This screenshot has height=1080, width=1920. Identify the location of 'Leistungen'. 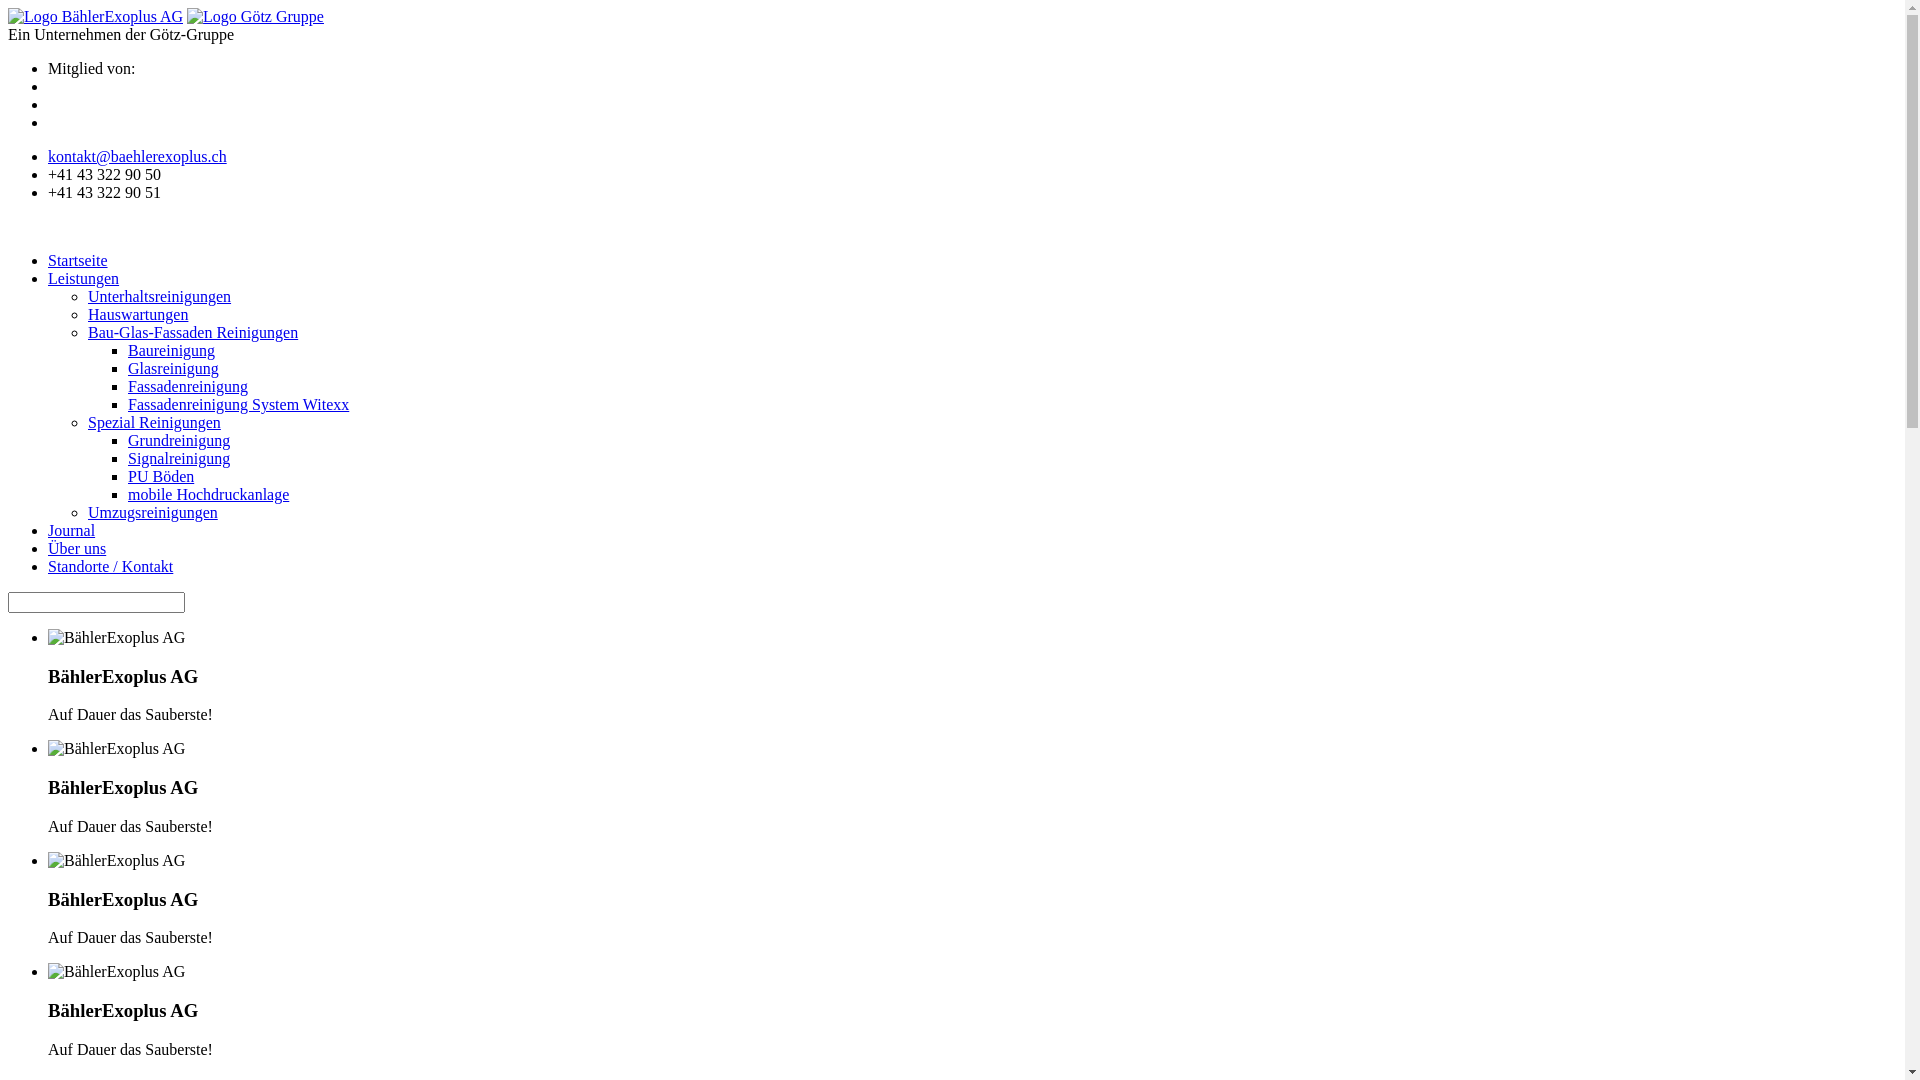
(48, 278).